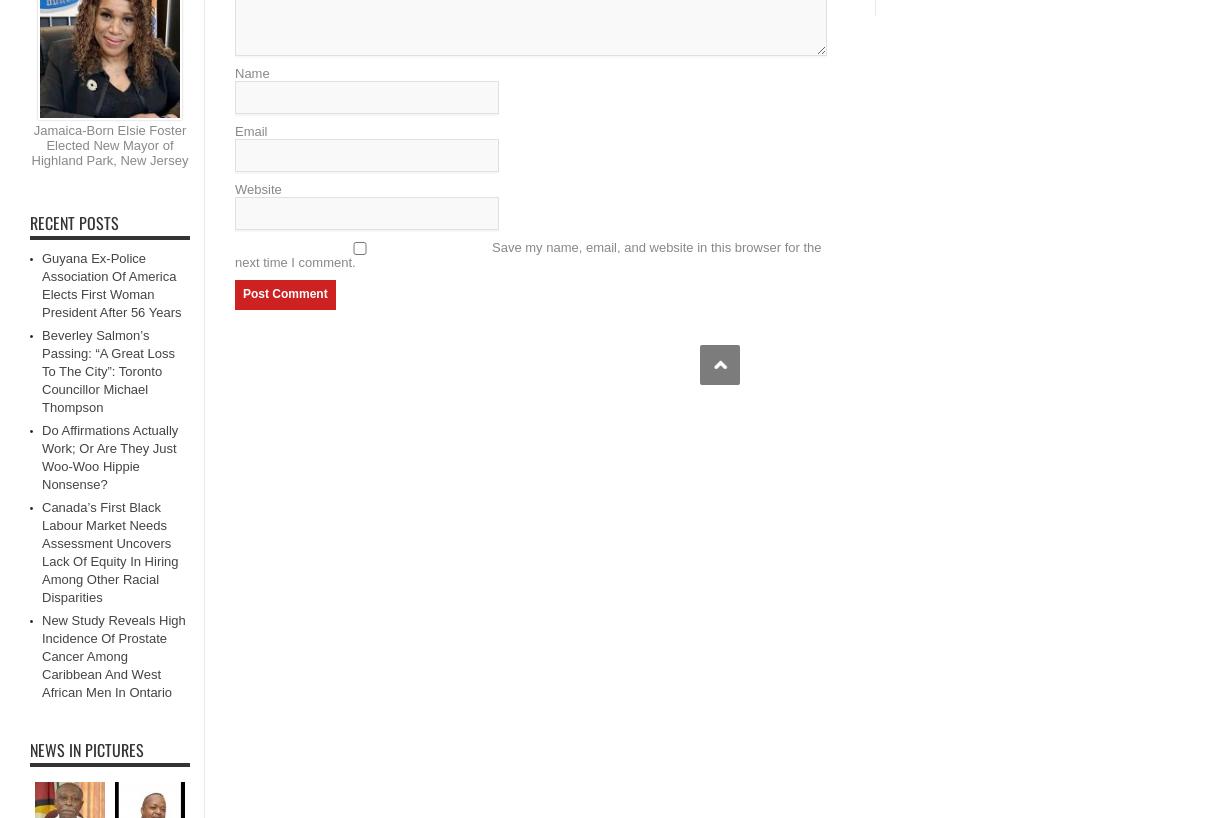 The width and height of the screenshot is (1220, 818). What do you see at coordinates (234, 253) in the screenshot?
I see `'Save my name, email, and website in this browser for the next time I comment.'` at bounding box center [234, 253].